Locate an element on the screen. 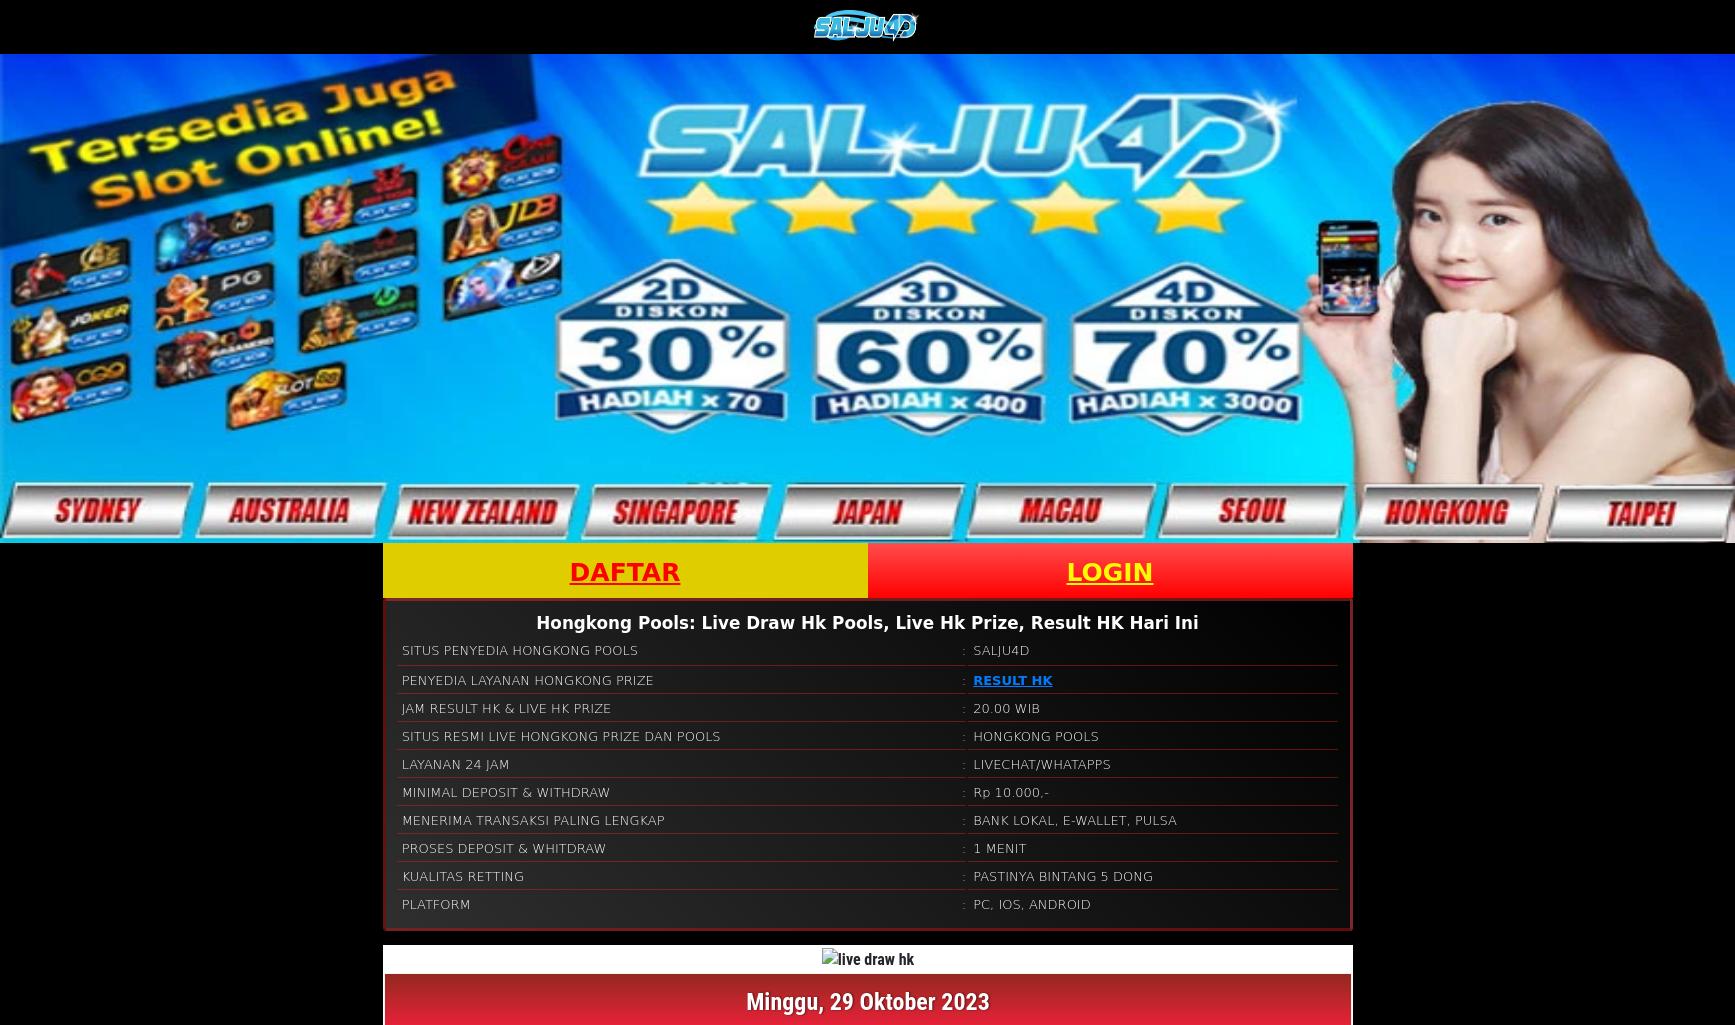  'KUALITAS RETTING' is located at coordinates (462, 875).